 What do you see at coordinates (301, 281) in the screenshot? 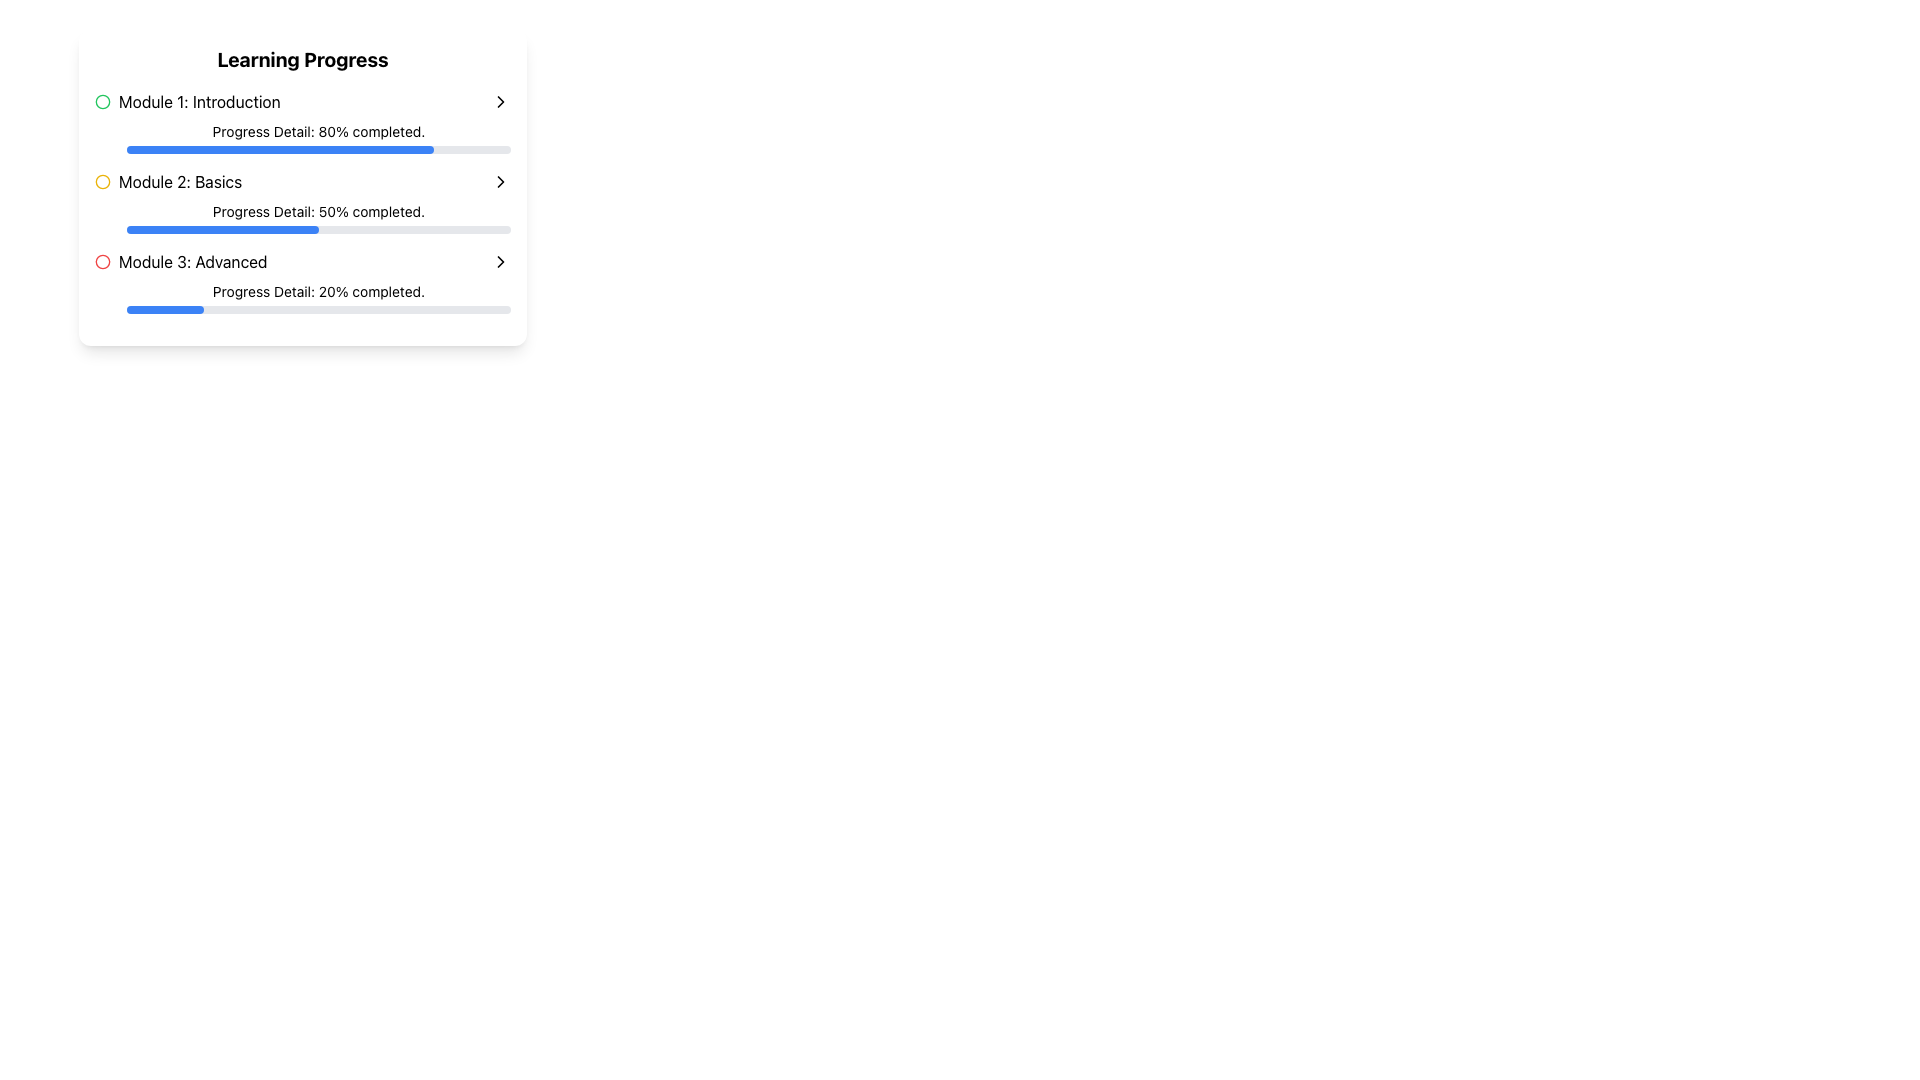
I see `the Composite UI element indicating the title and progress of 'Module 2: Basics' in the 'Learning Progress' section` at bounding box center [301, 281].